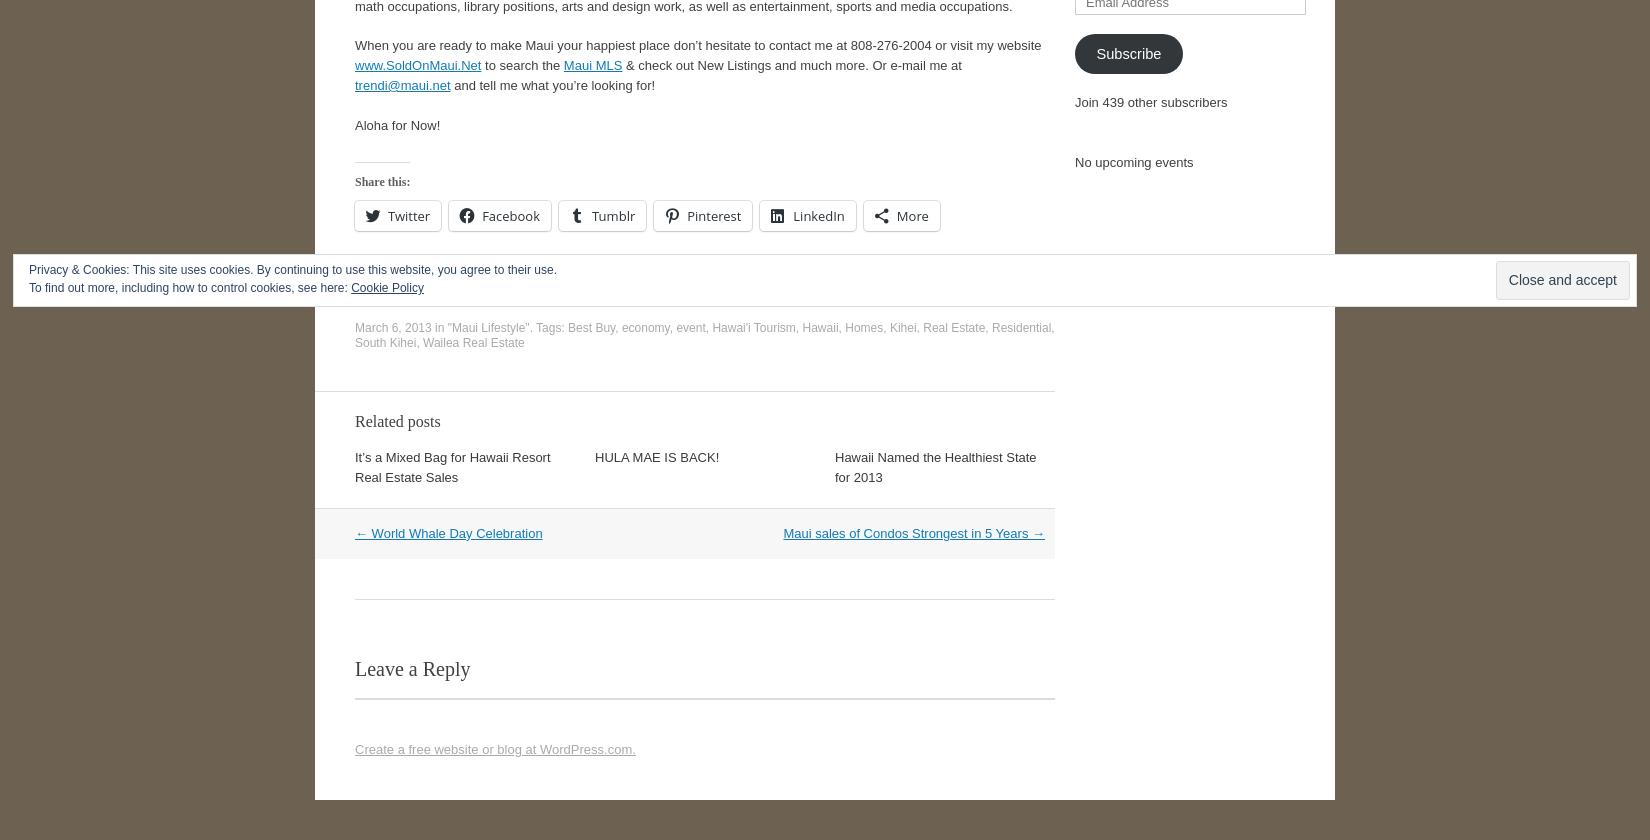  What do you see at coordinates (1021, 327) in the screenshot?
I see `'Residential'` at bounding box center [1021, 327].